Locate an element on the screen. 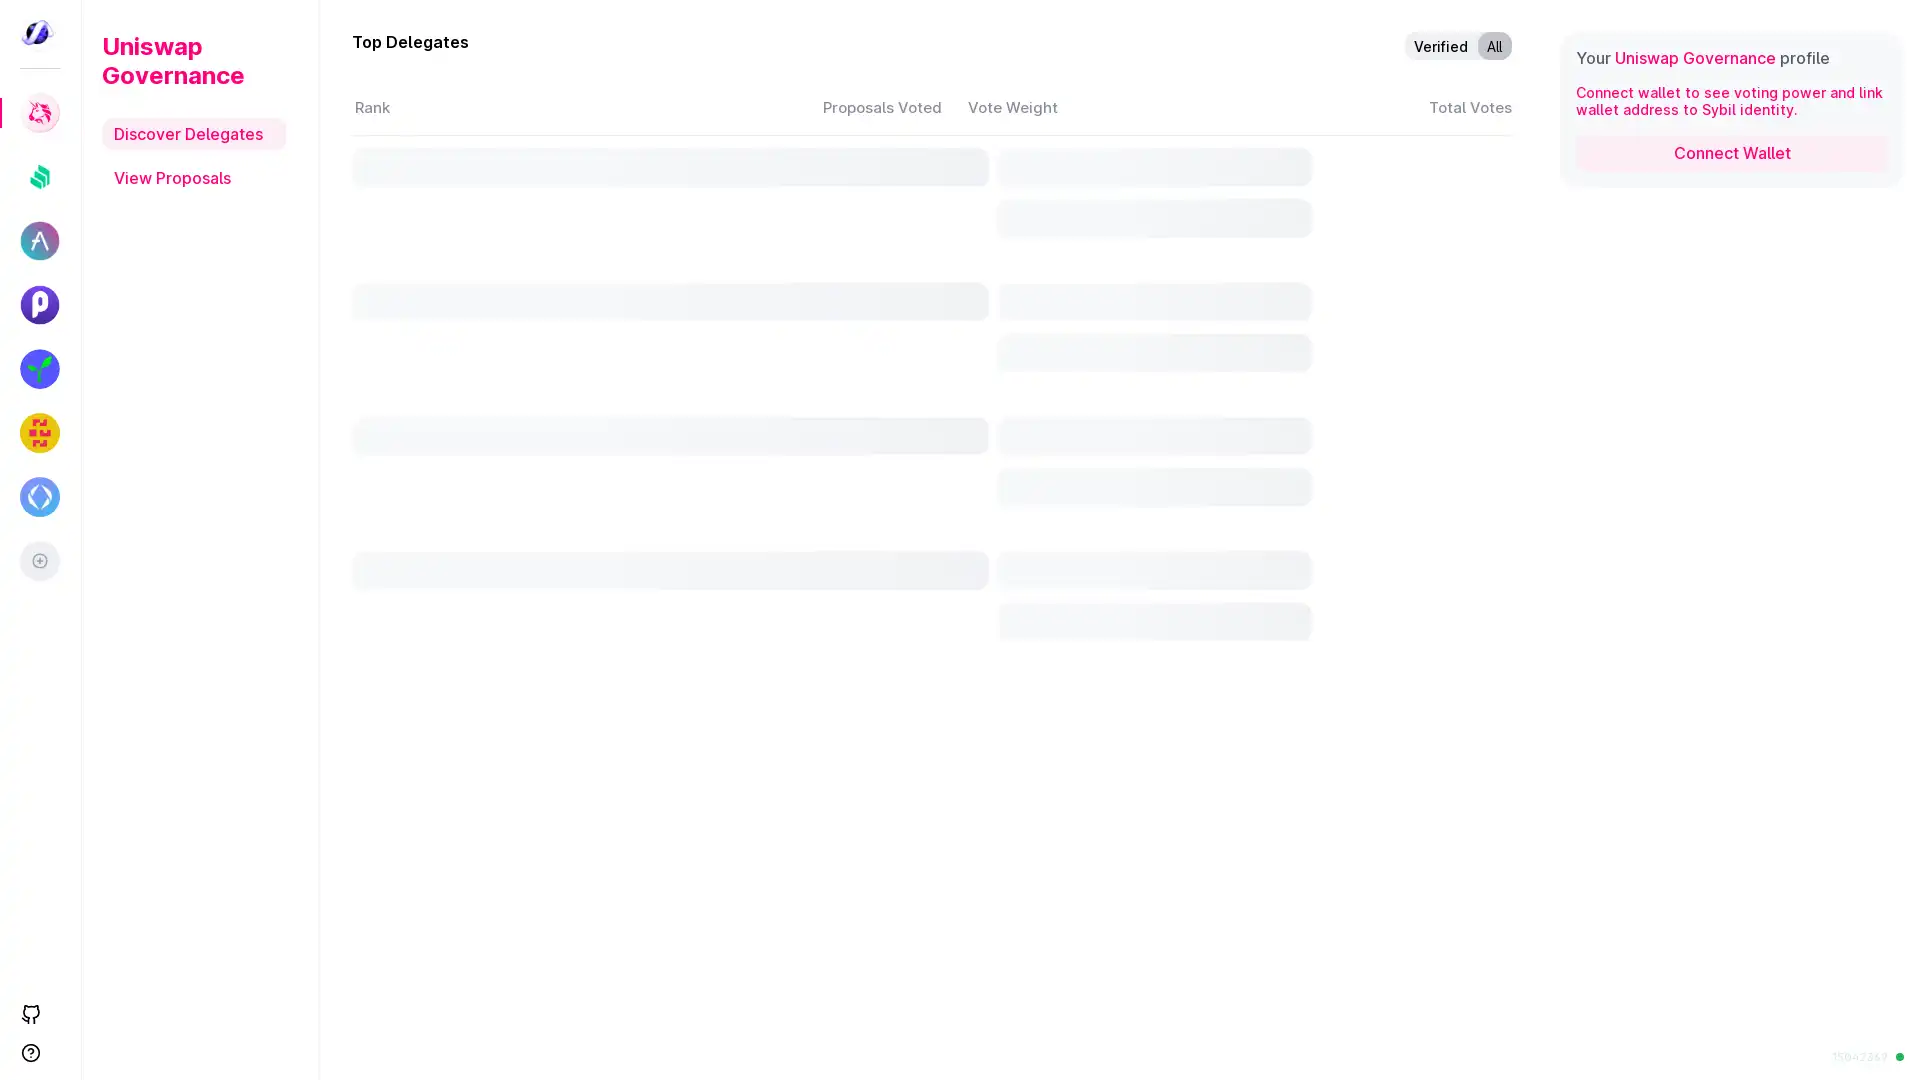  Delegate is located at coordinates (1326, 498).